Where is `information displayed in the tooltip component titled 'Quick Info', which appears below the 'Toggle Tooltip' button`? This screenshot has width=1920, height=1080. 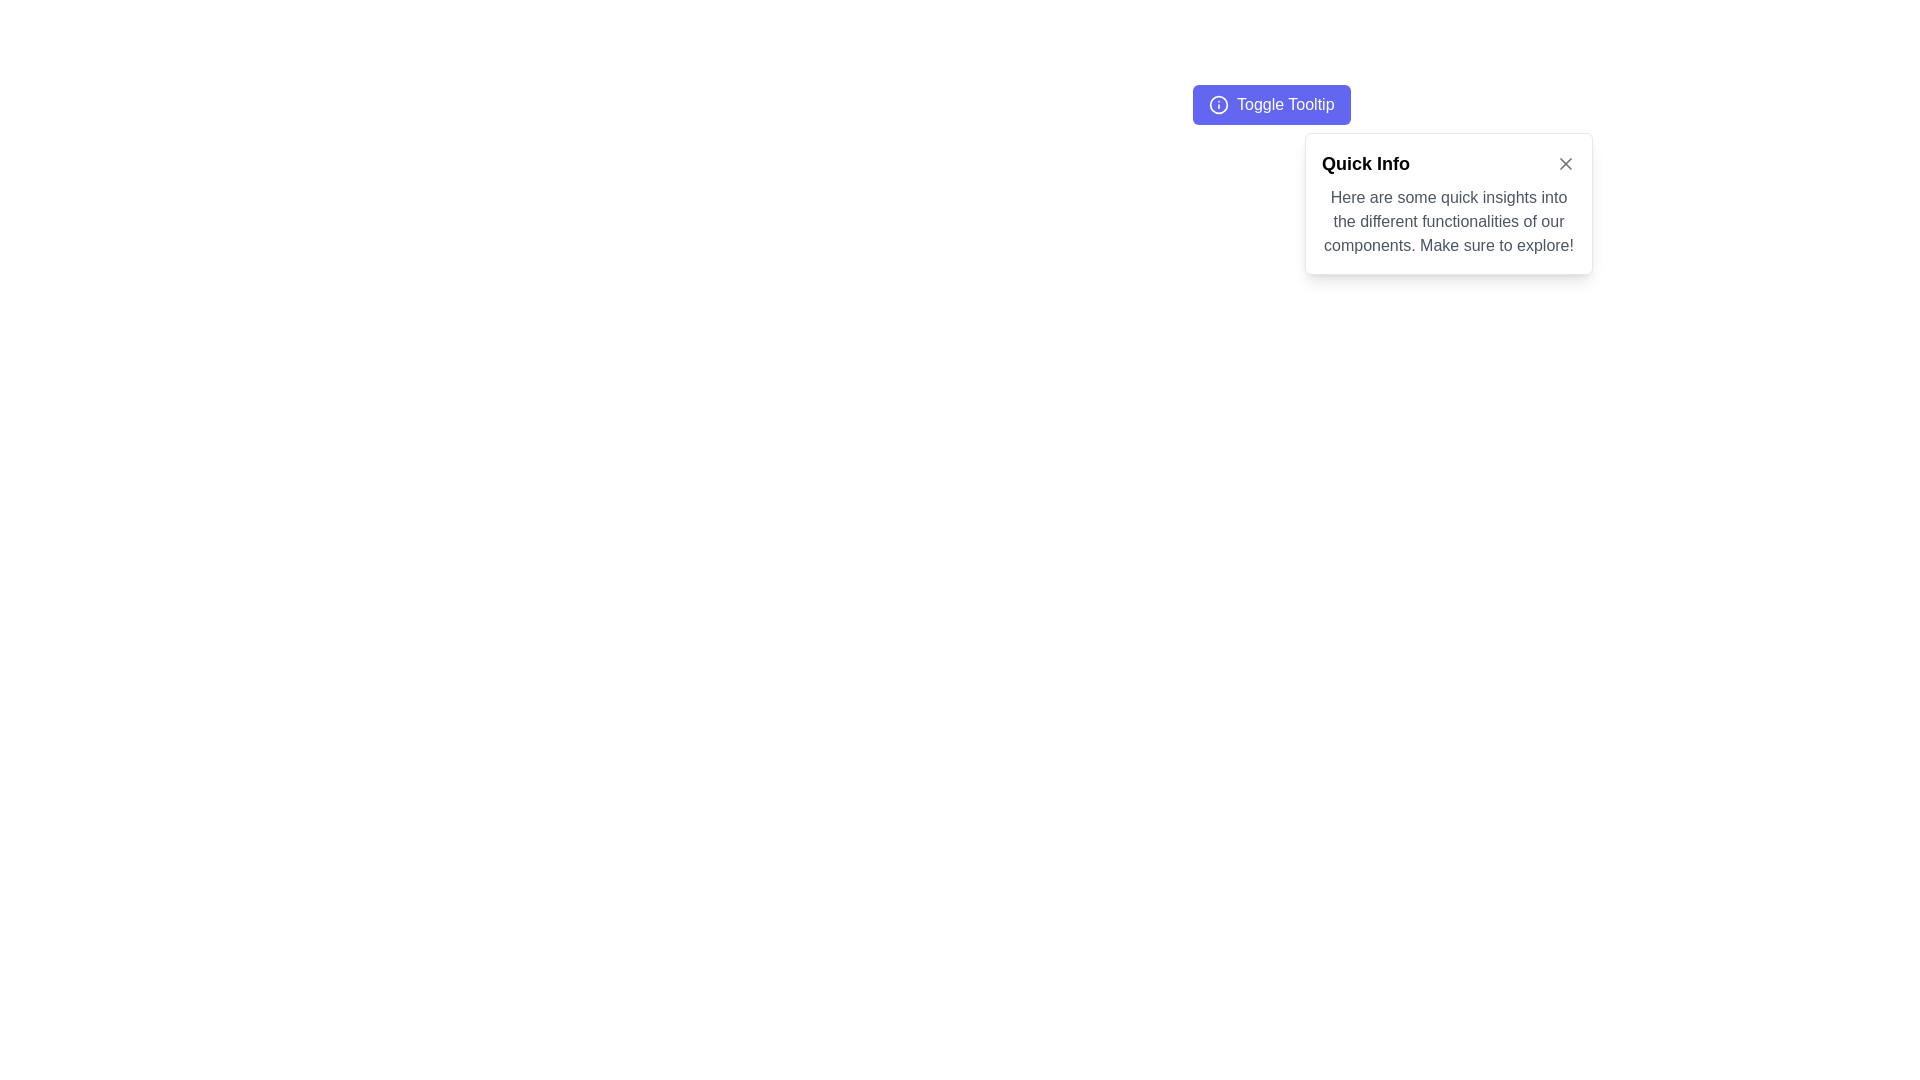
information displayed in the tooltip component titled 'Quick Info', which appears below the 'Toggle Tooltip' button is located at coordinates (1449, 204).